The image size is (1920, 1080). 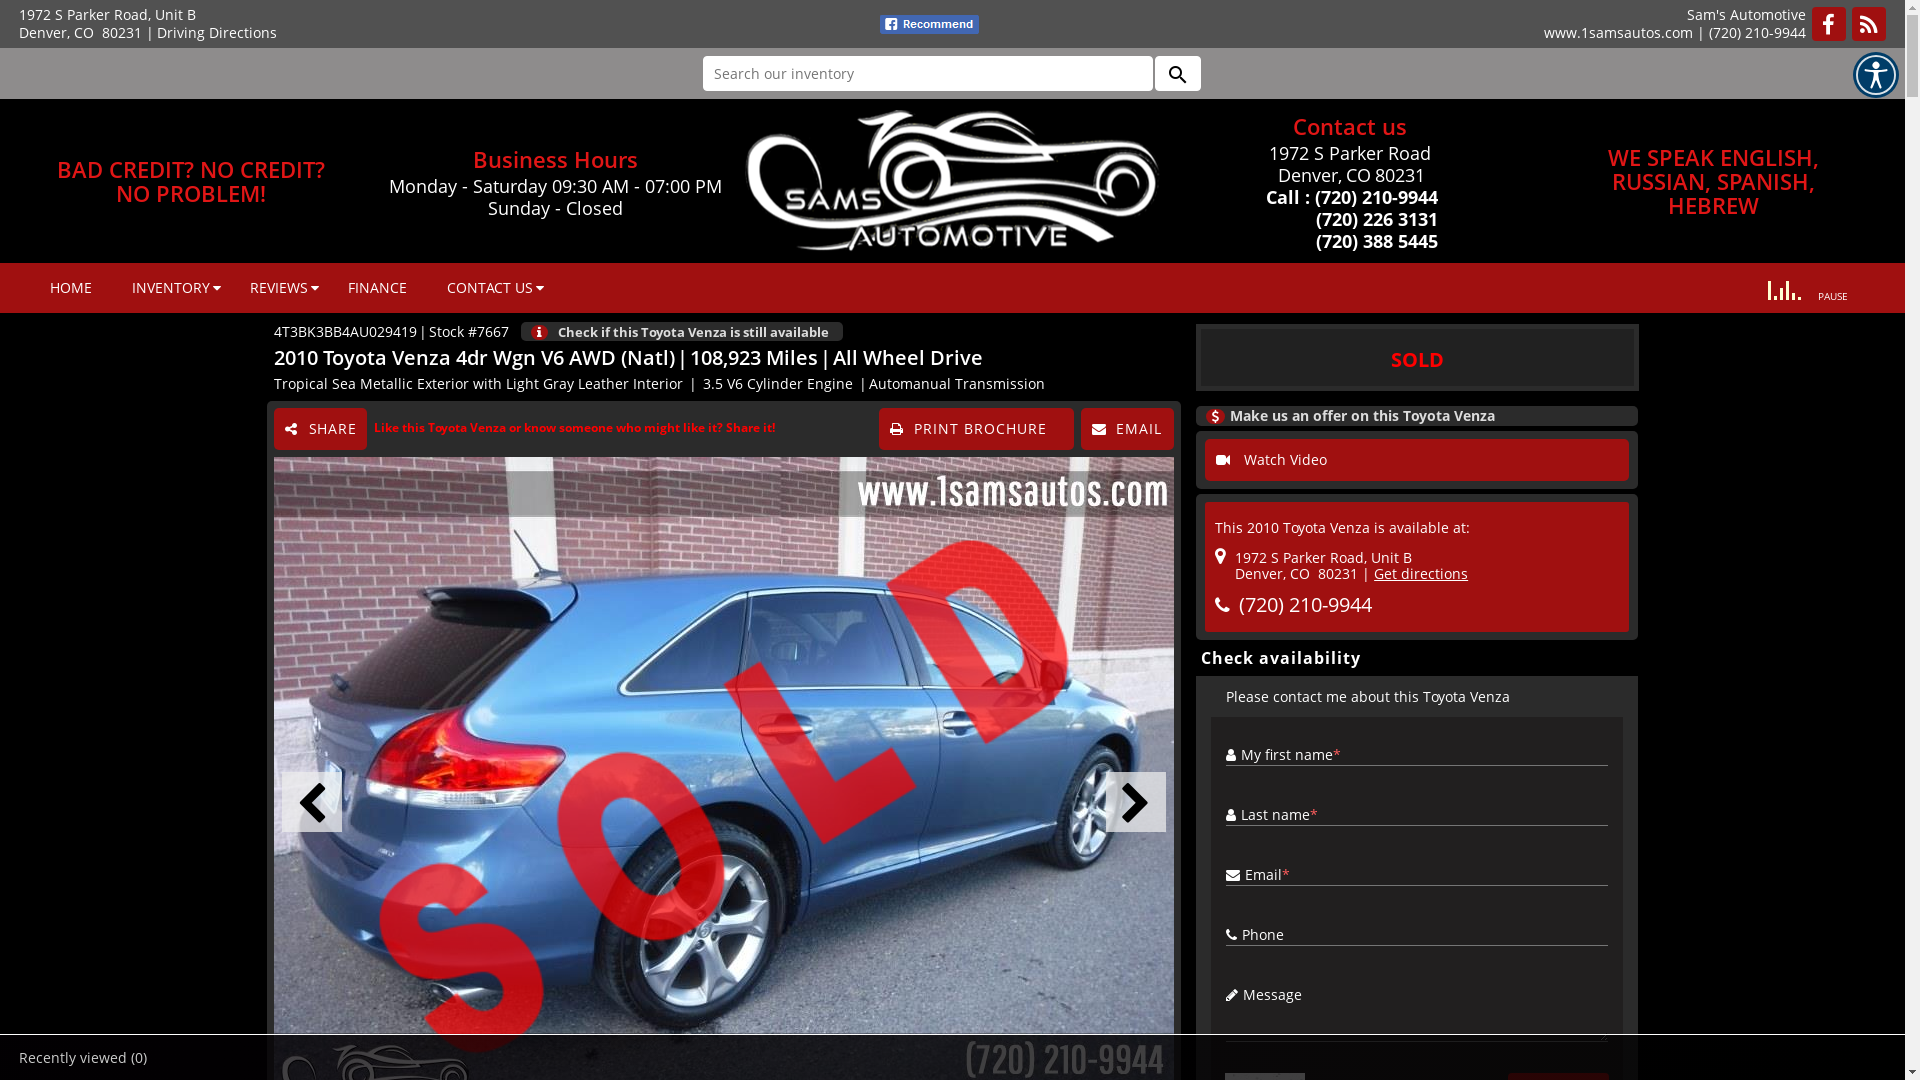 I want to click on 'fb recommend', so click(x=928, y=24).